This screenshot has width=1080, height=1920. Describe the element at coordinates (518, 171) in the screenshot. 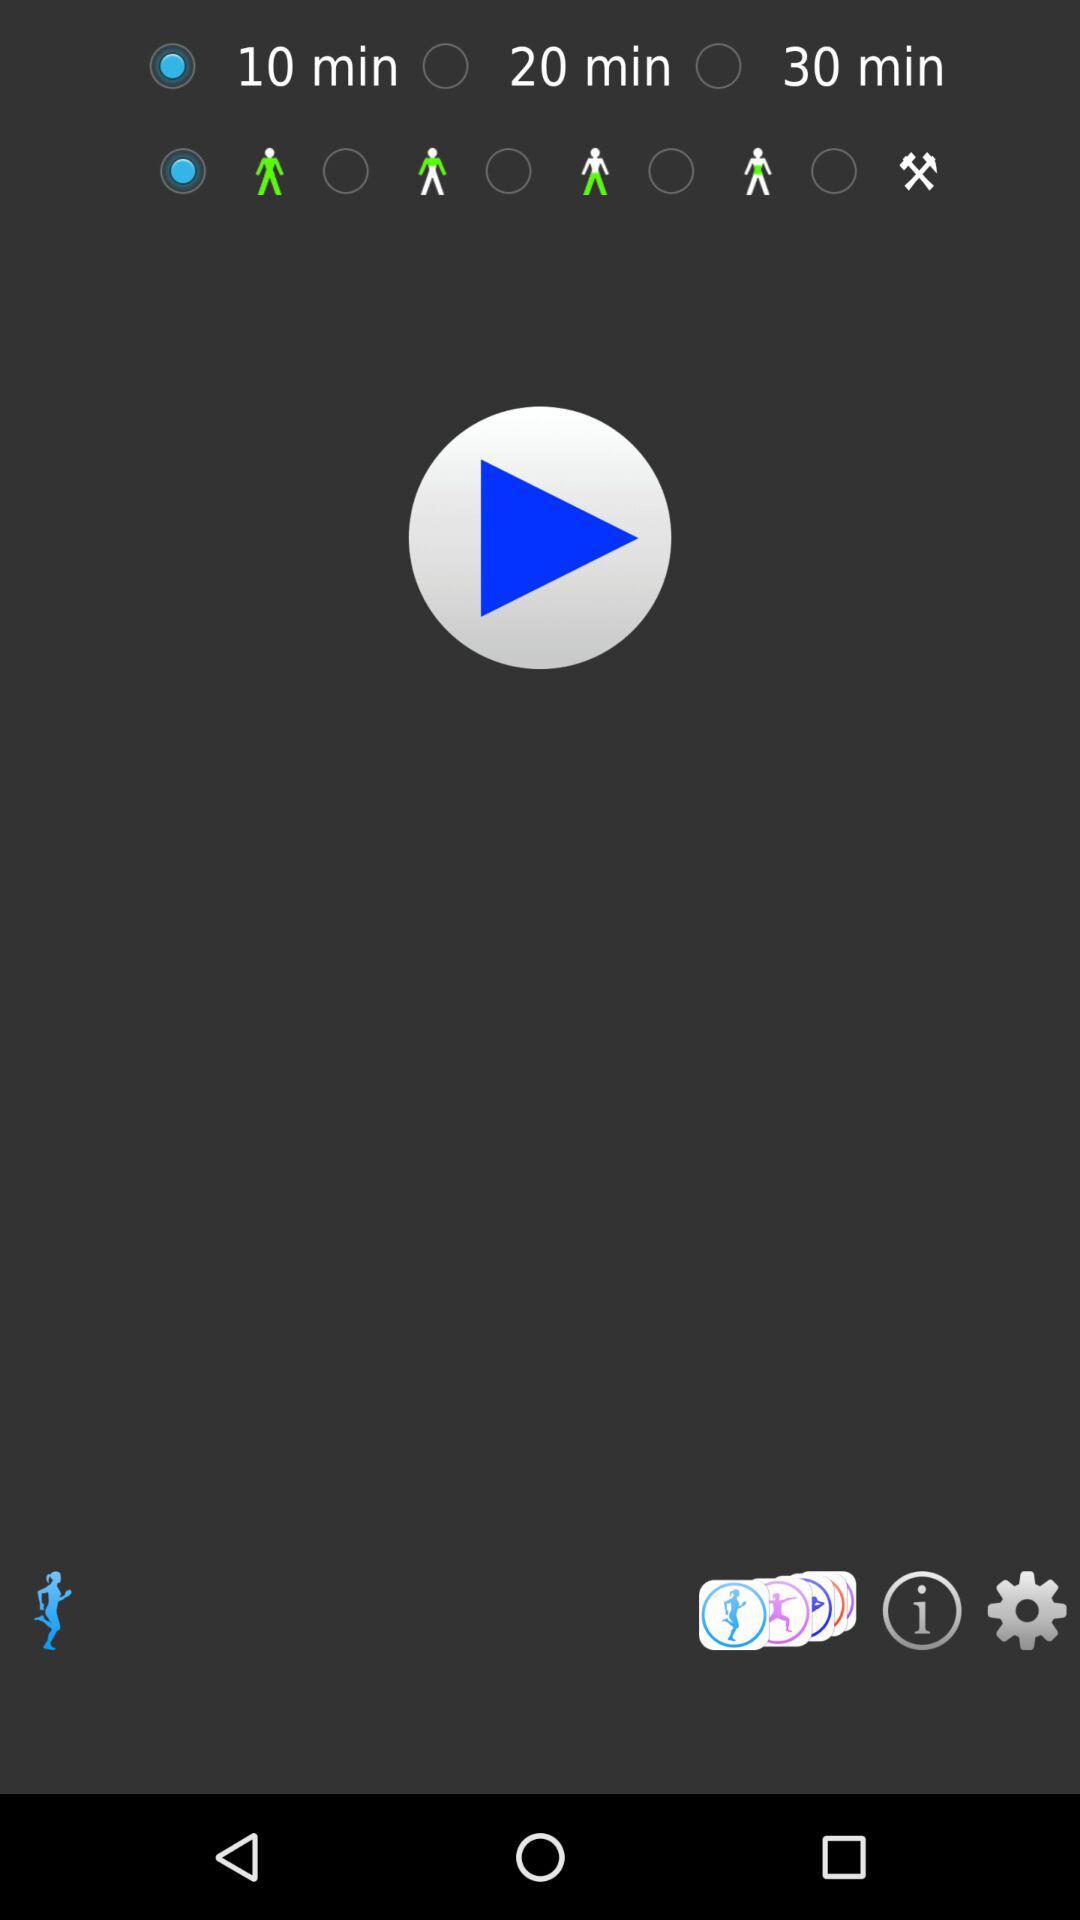

I see `third option` at that location.